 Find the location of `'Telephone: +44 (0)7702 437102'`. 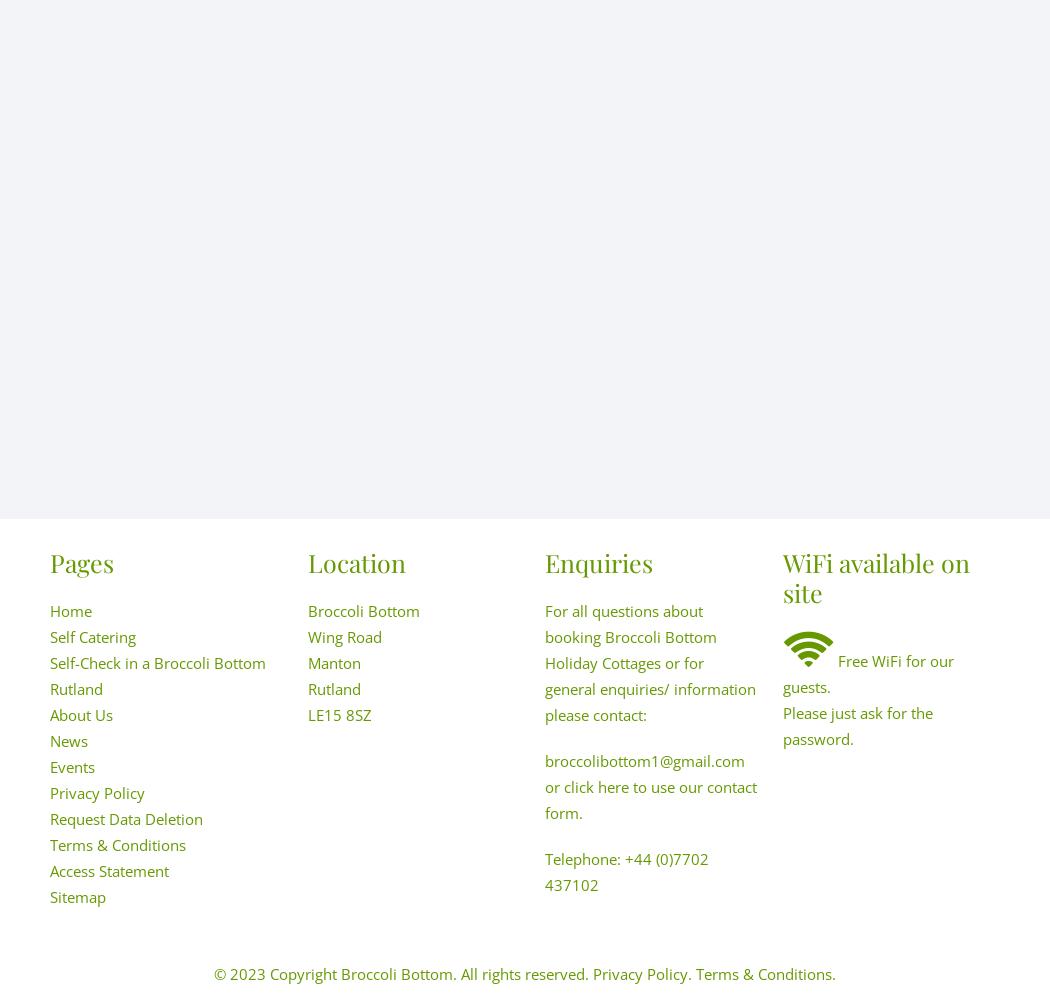

'Telephone: +44 (0)7702 437102' is located at coordinates (626, 871).